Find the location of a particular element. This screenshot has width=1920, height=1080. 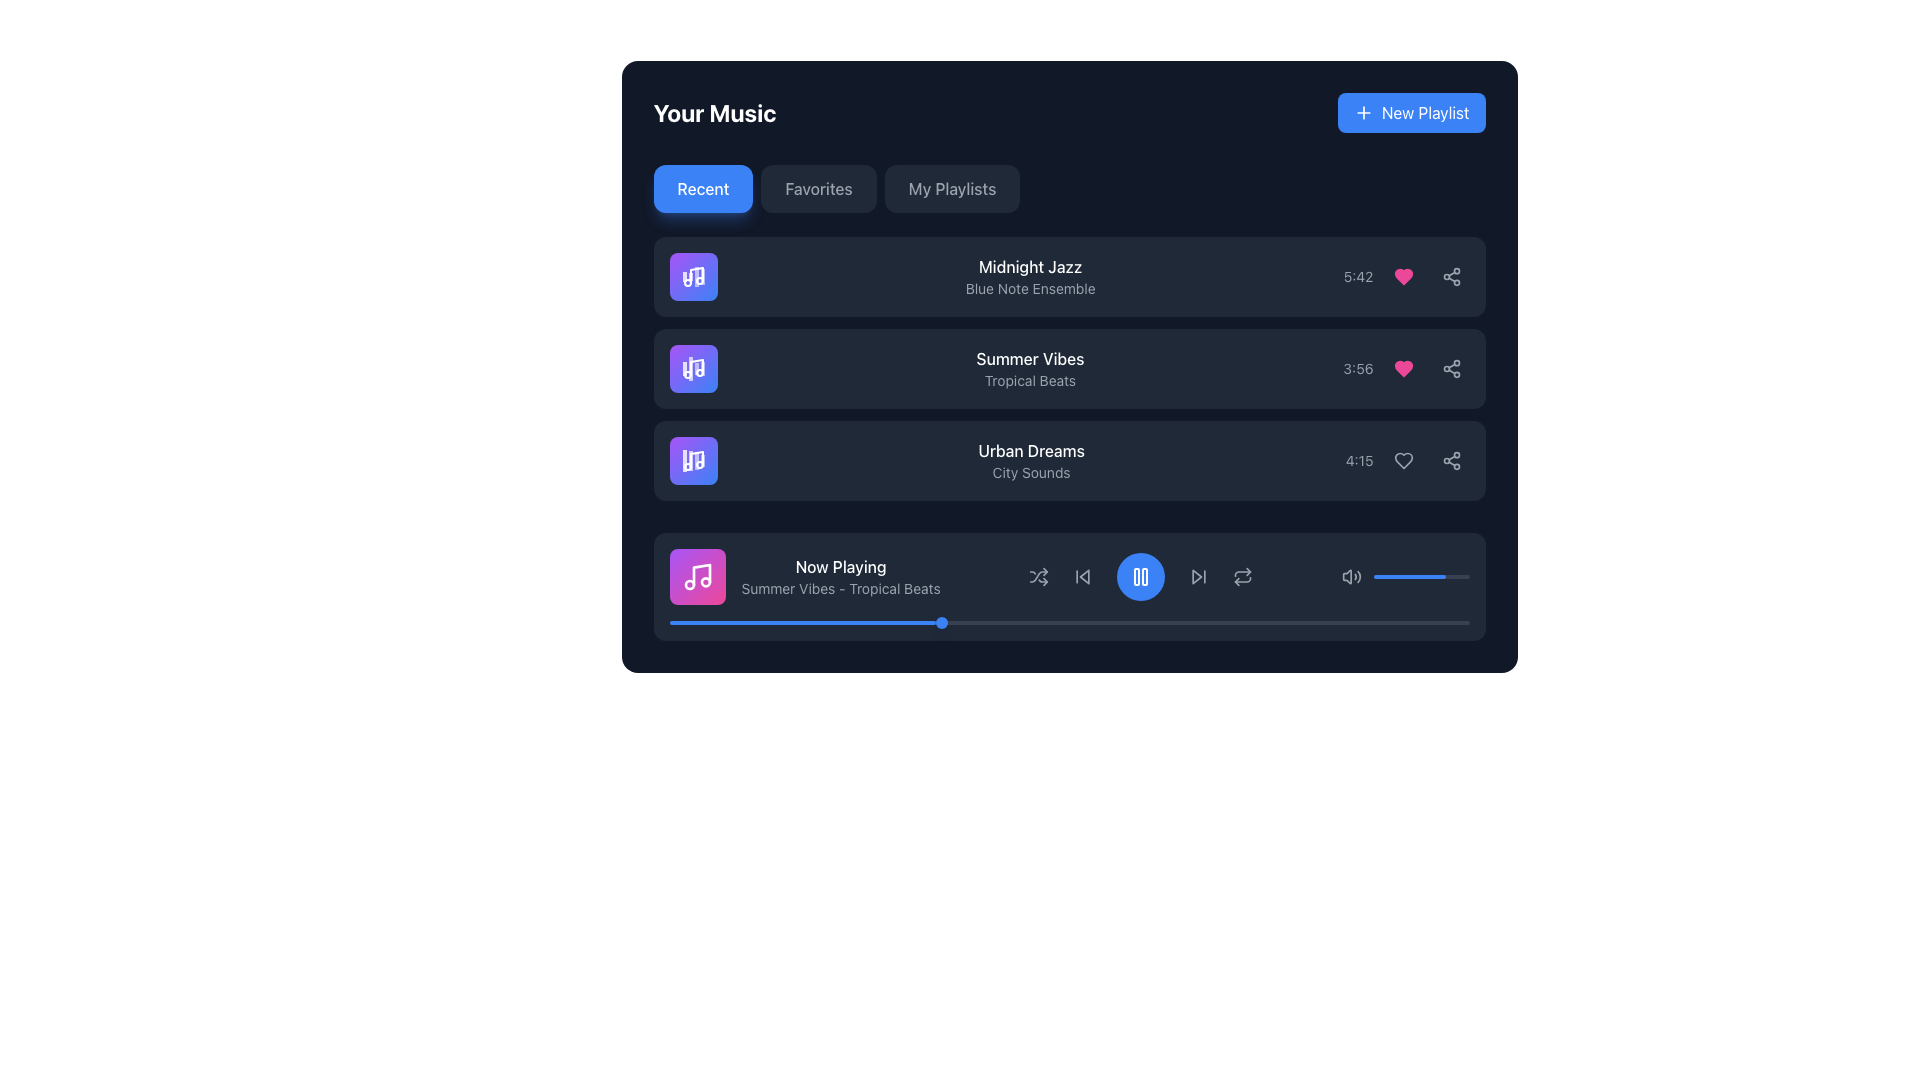

the pink heart icon button located in the control group at the far right end of the row labeled 'Midnight Jazz' is located at coordinates (1402, 277).